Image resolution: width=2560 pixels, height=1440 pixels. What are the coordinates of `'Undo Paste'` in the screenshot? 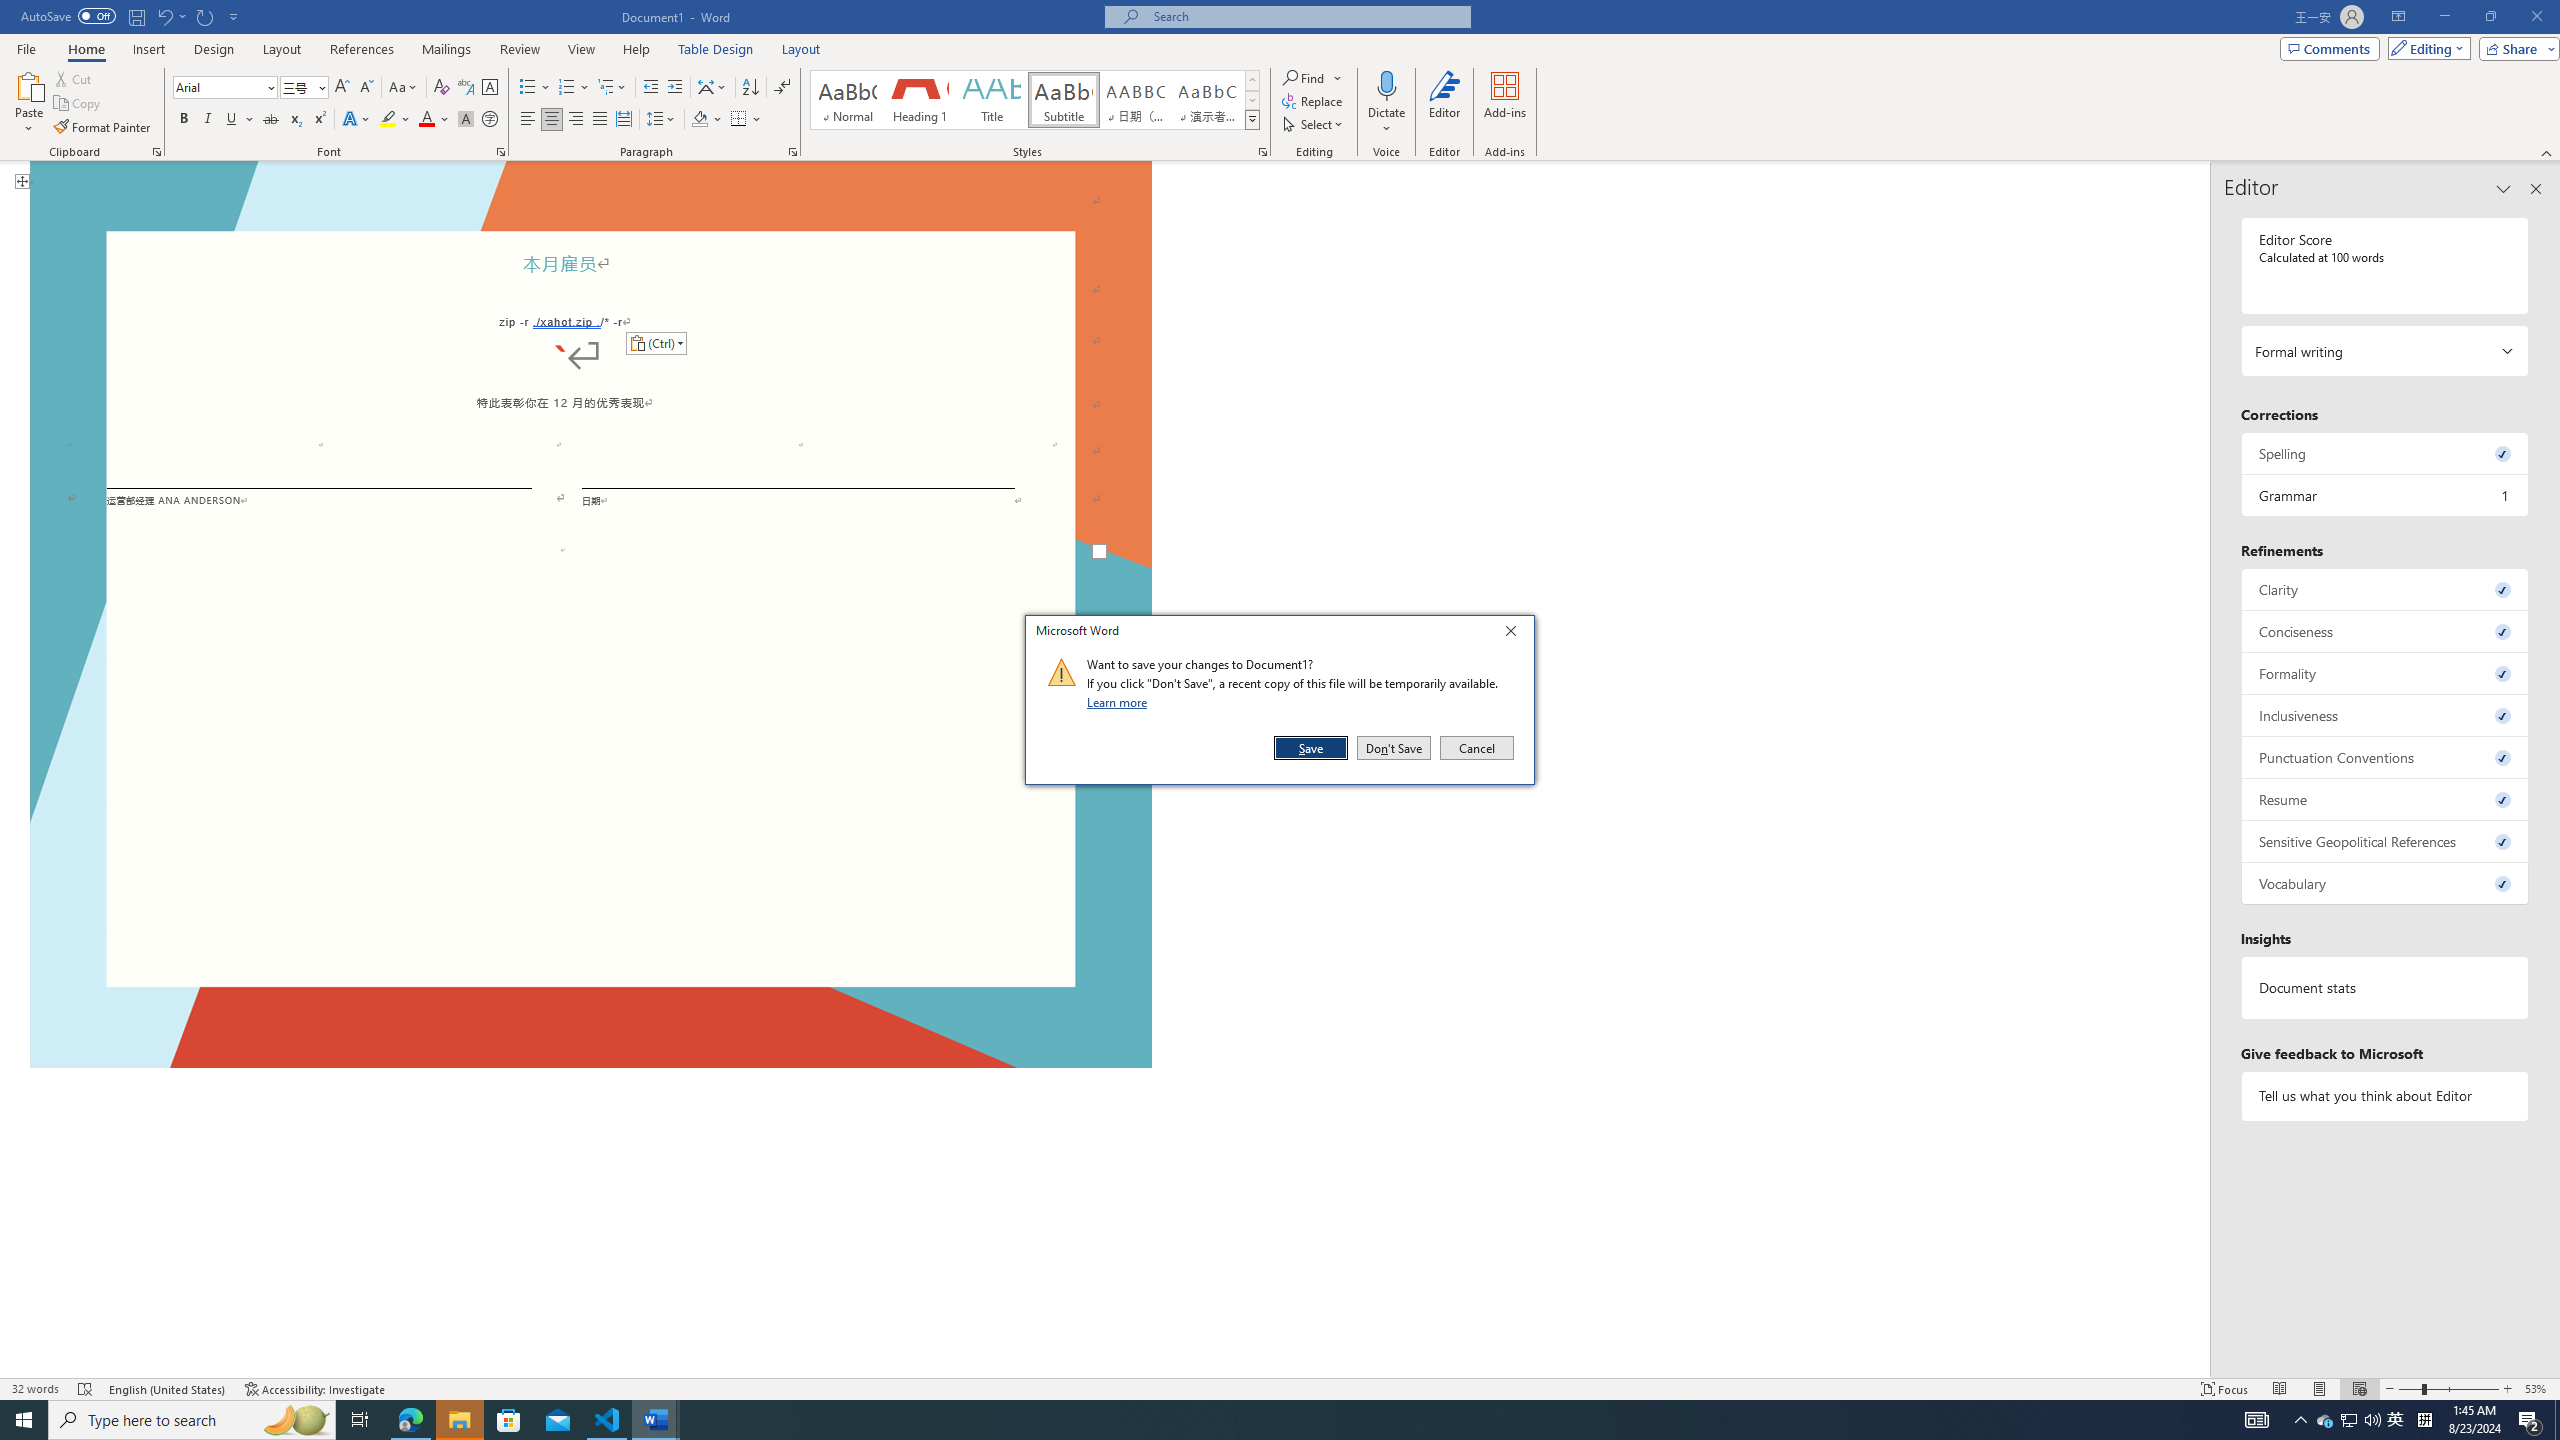 It's located at (163, 15).